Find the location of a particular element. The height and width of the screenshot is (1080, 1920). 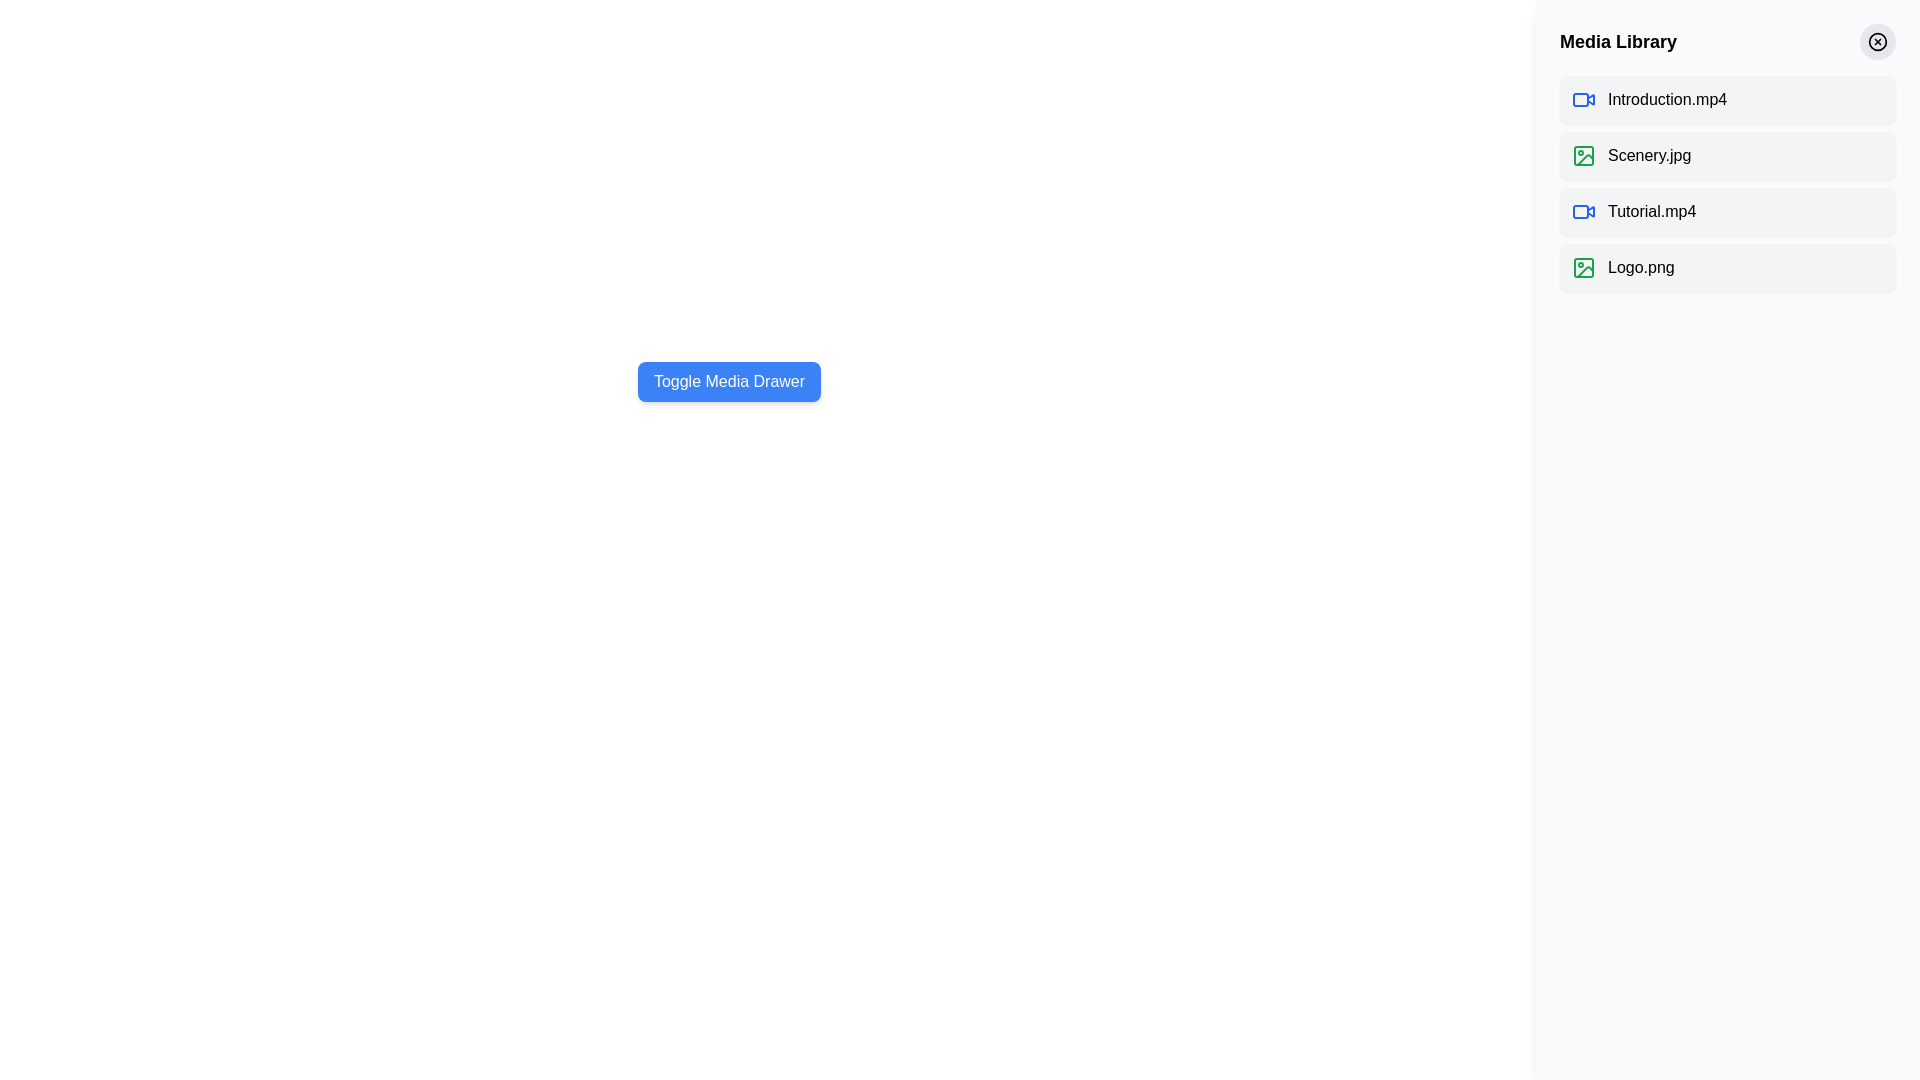

the 'Toggle Media Drawer' button, which is a rectangular button with rounded corners and a blue background located near the center-bottom of the interface is located at coordinates (728, 381).